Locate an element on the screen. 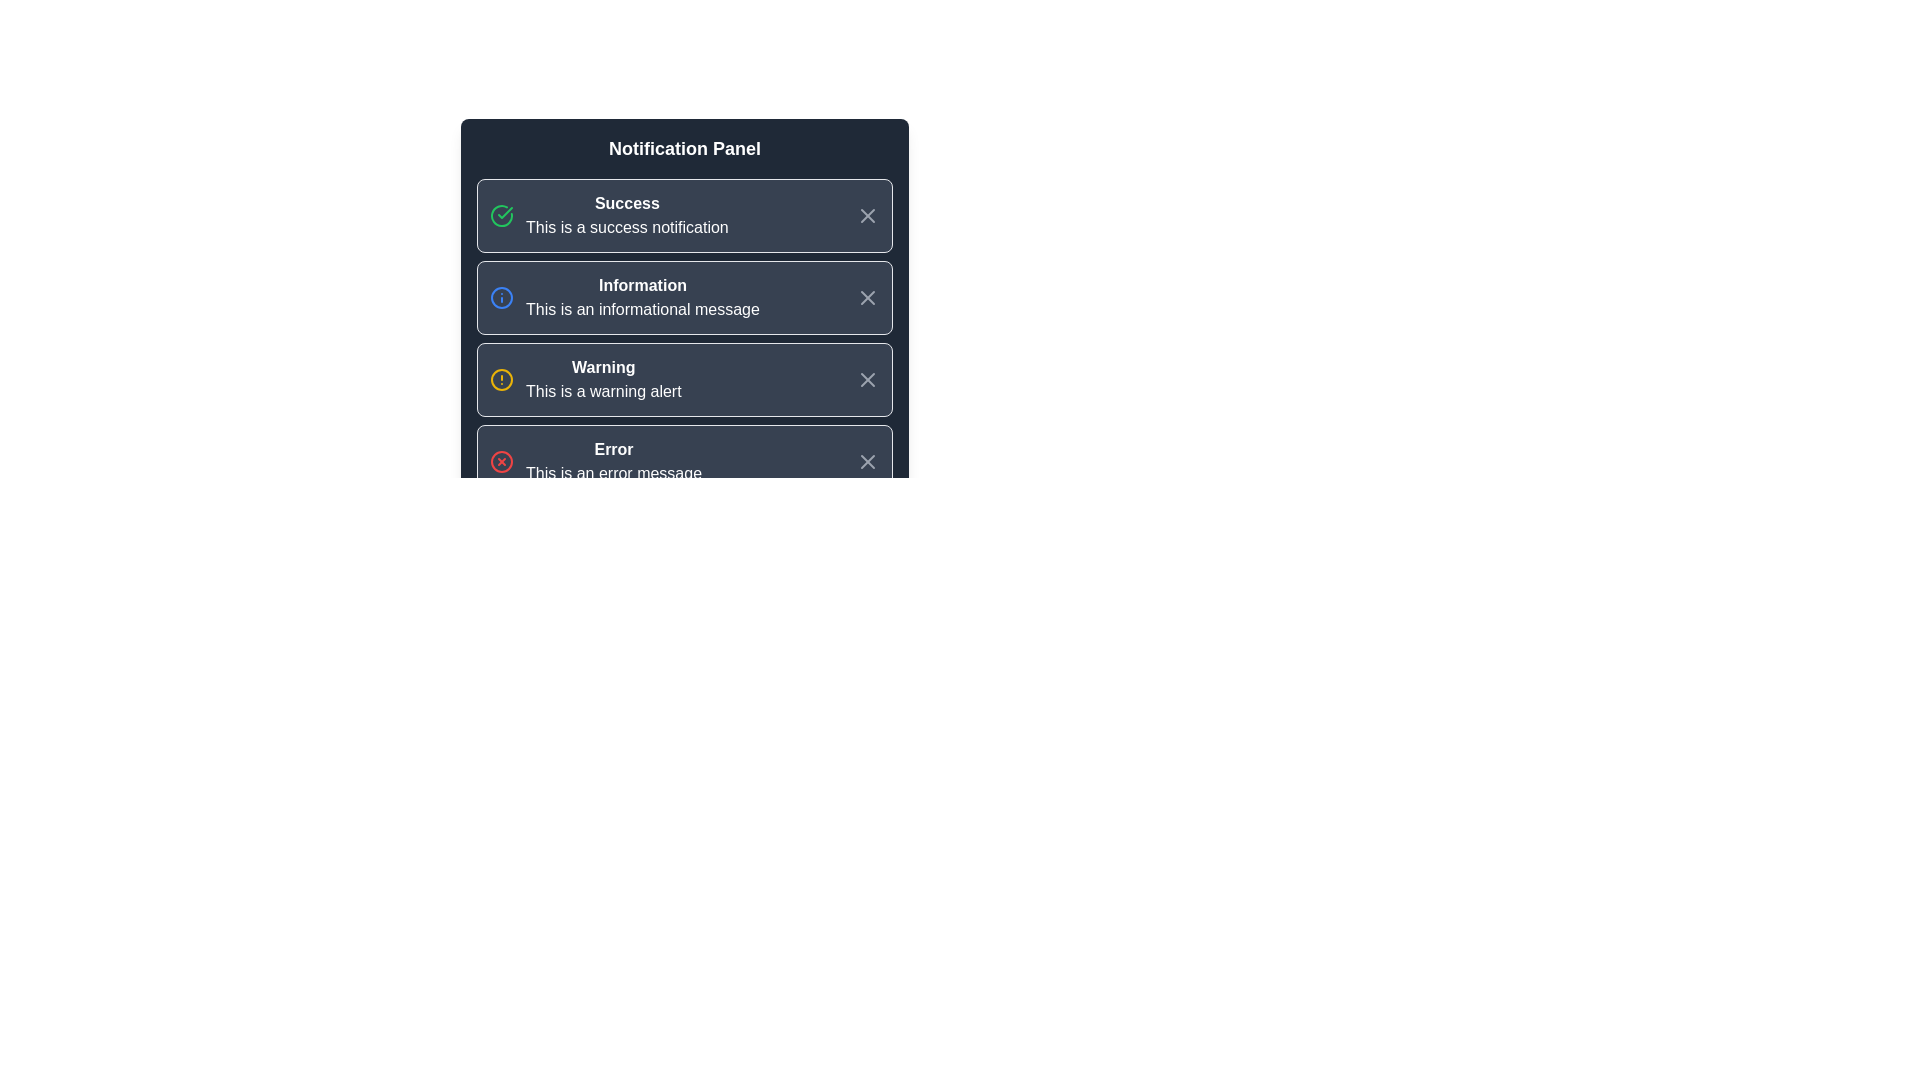  text content of the notification label displaying 'This is a success notification.' located in the Notification Panel, directly below the 'Success' header is located at coordinates (626, 226).